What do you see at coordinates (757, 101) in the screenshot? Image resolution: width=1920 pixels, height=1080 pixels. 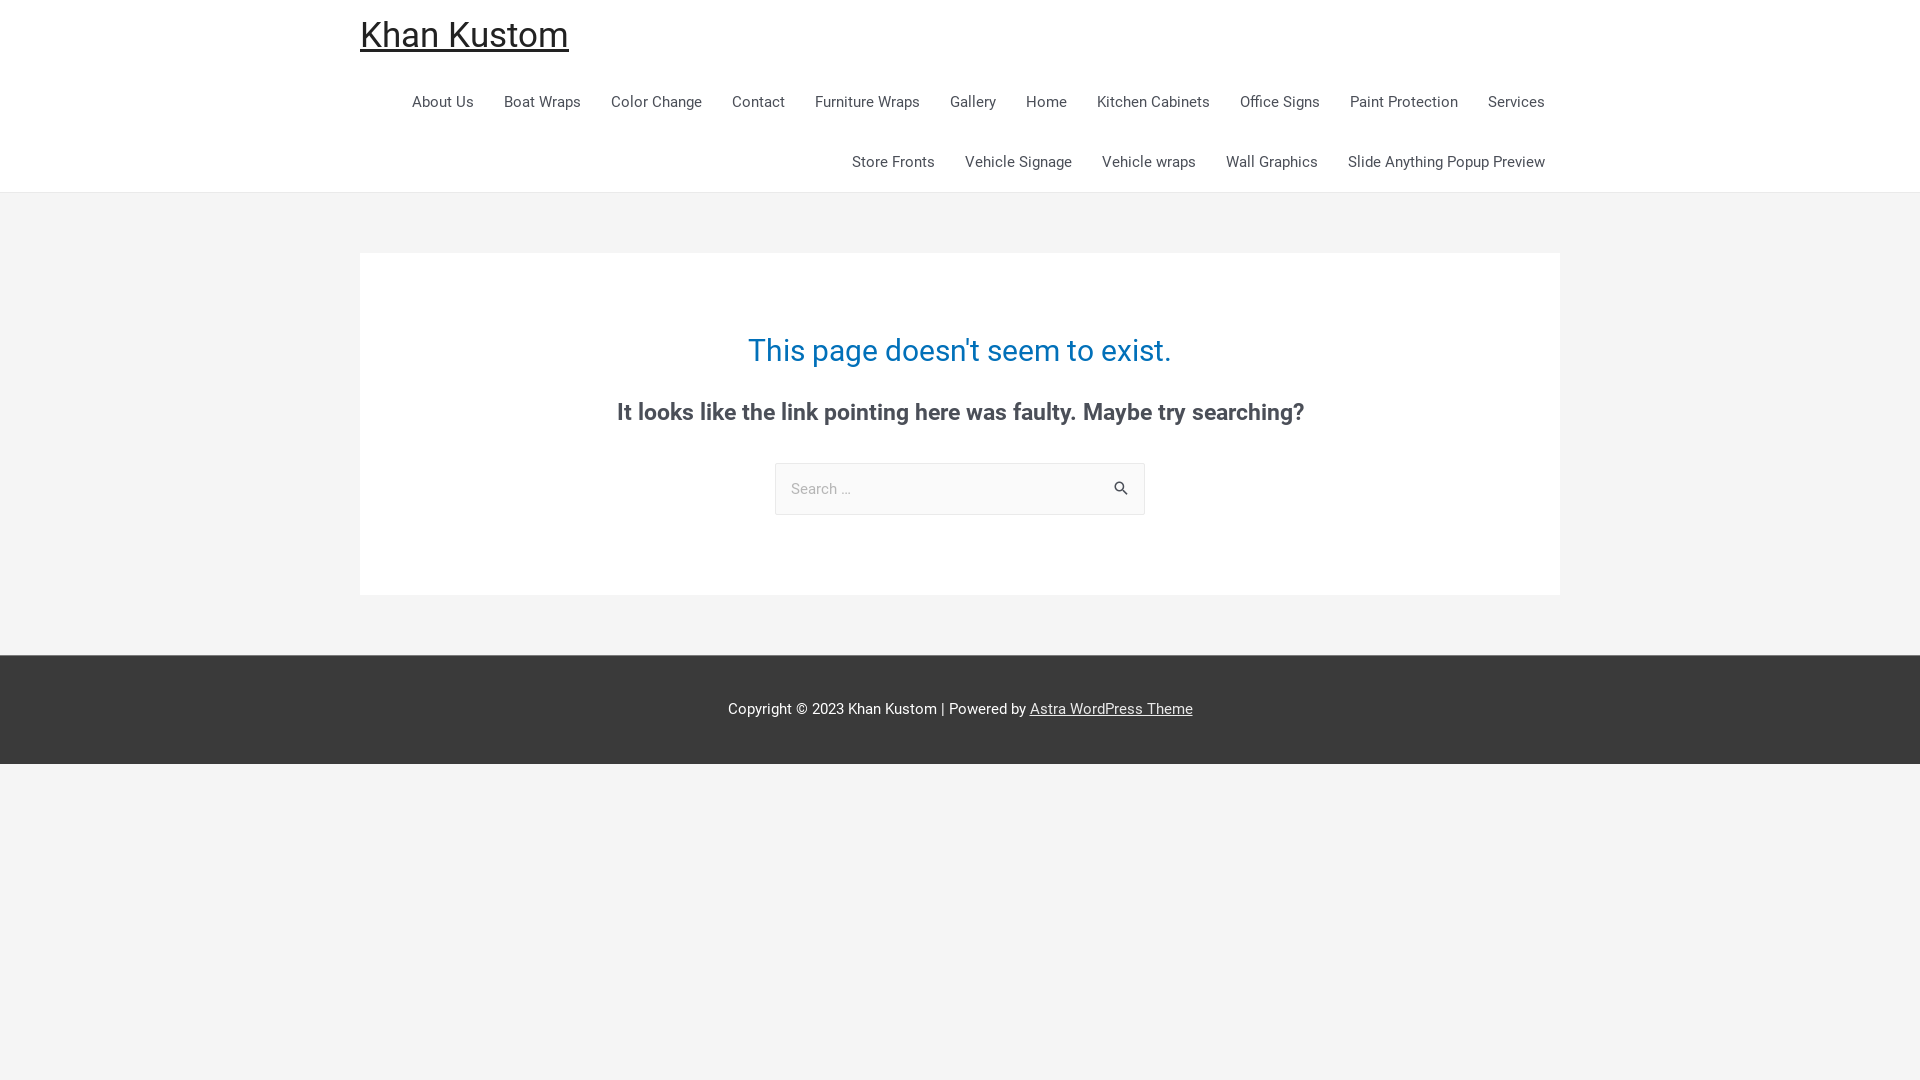 I see `'Contact'` at bounding box center [757, 101].